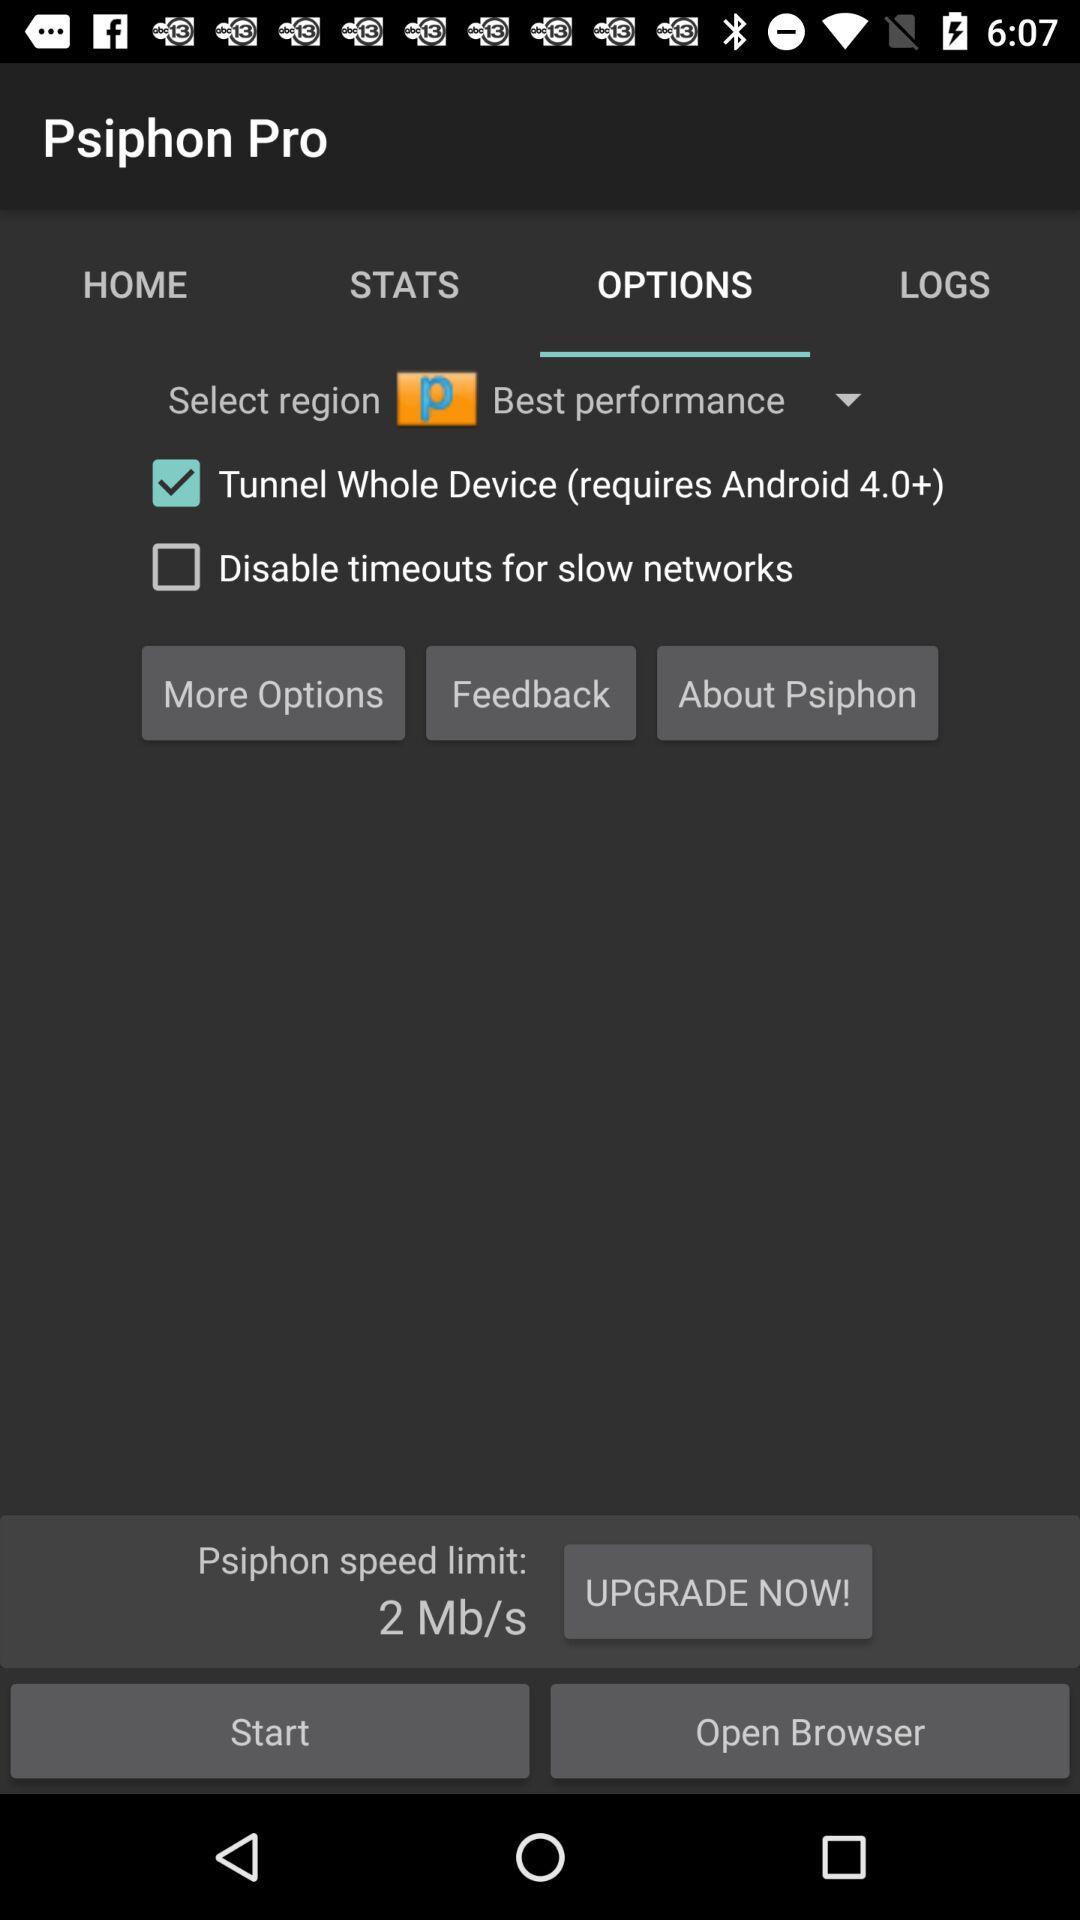 This screenshot has width=1080, height=1920. What do you see at coordinates (717, 1591) in the screenshot?
I see `upgrade now` at bounding box center [717, 1591].